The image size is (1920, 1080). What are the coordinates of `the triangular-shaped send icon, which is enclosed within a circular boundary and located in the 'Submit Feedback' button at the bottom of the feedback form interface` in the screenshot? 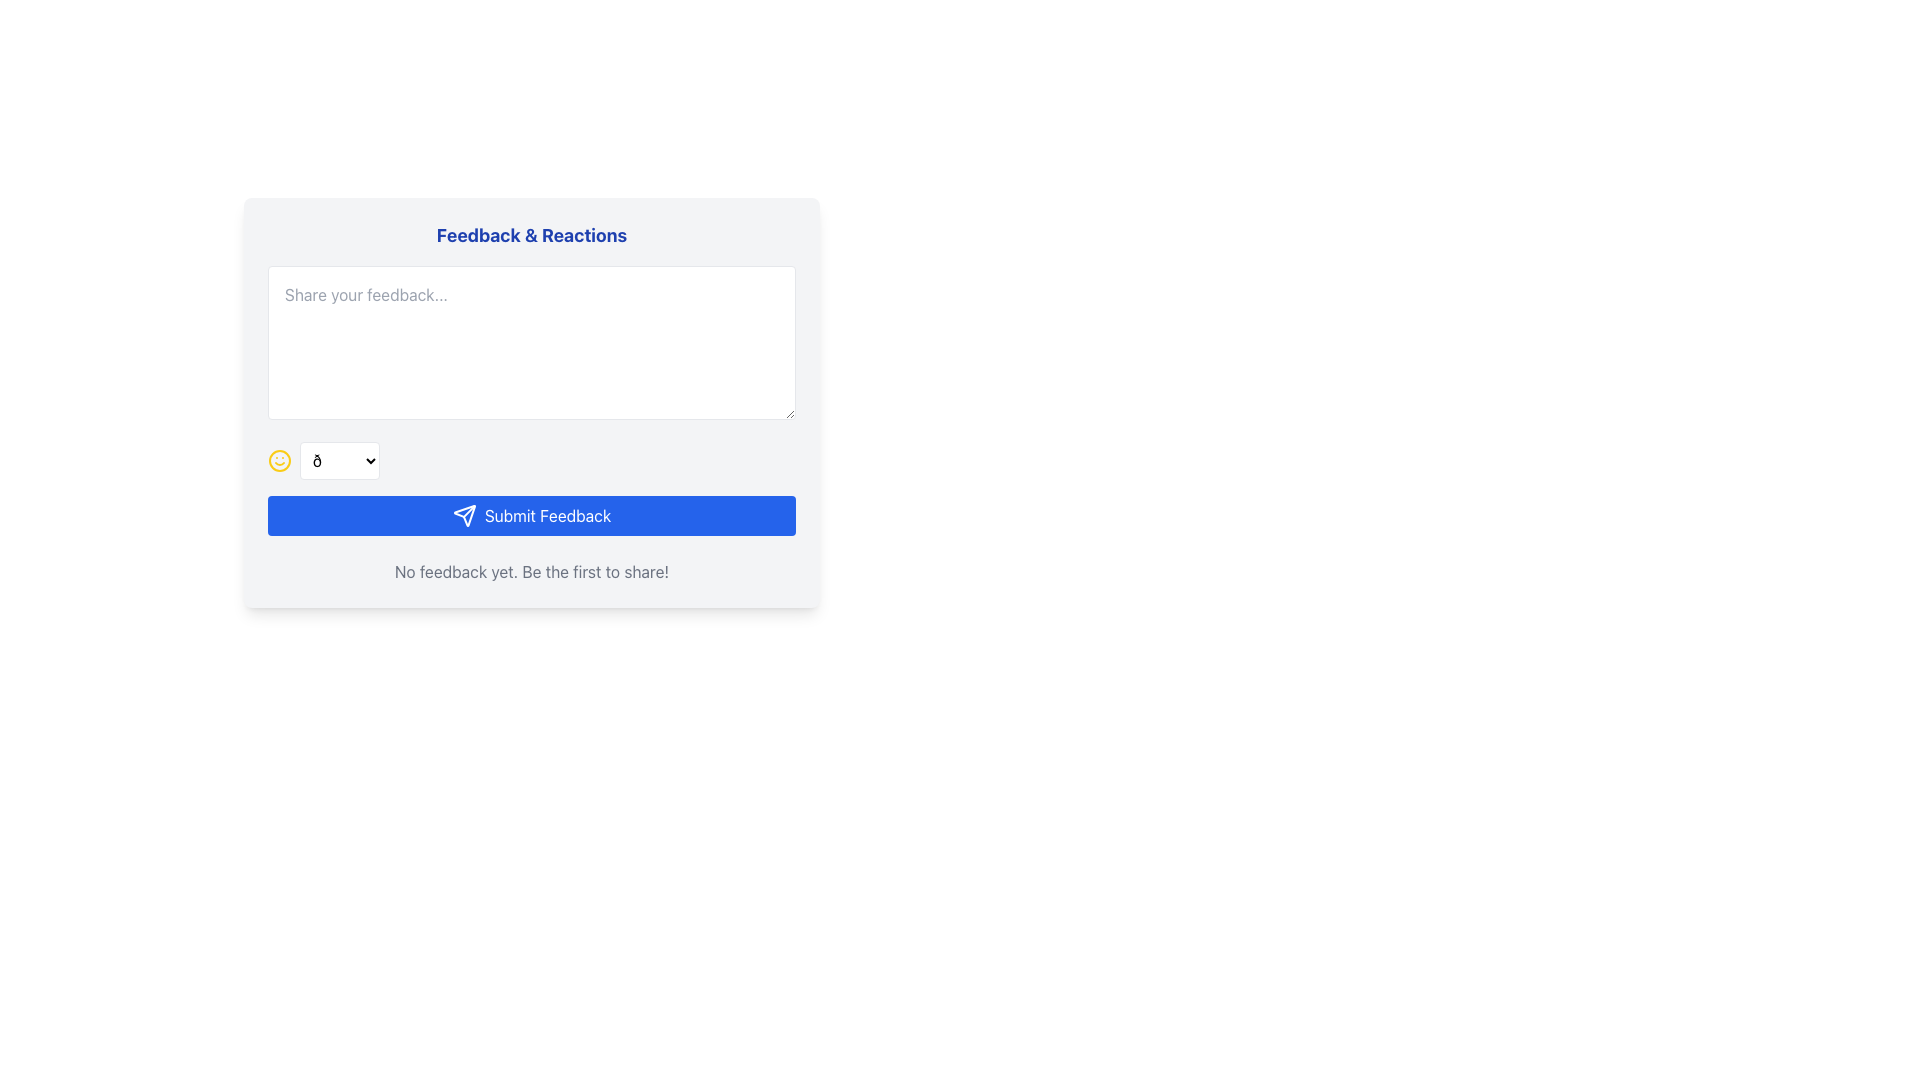 It's located at (463, 515).